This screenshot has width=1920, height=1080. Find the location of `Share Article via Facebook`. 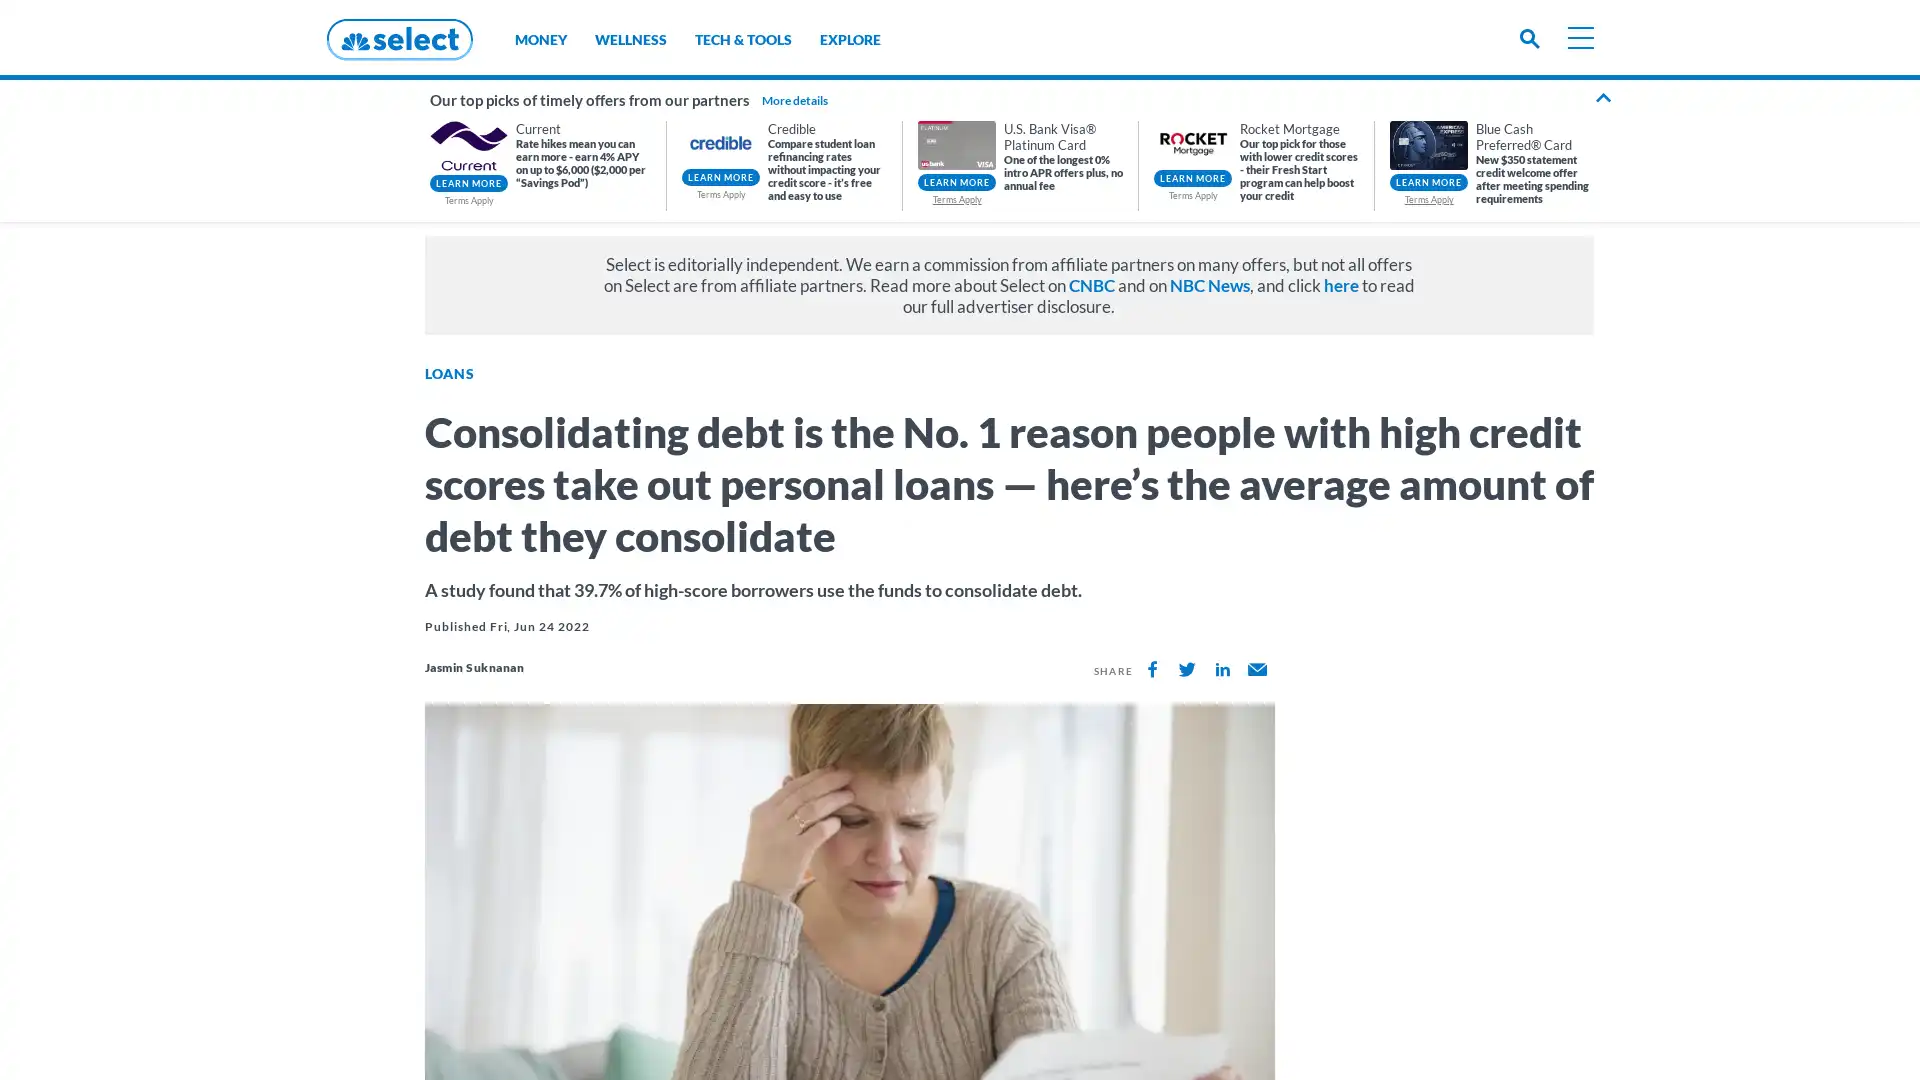

Share Article via Facebook is located at coordinates (1151, 669).